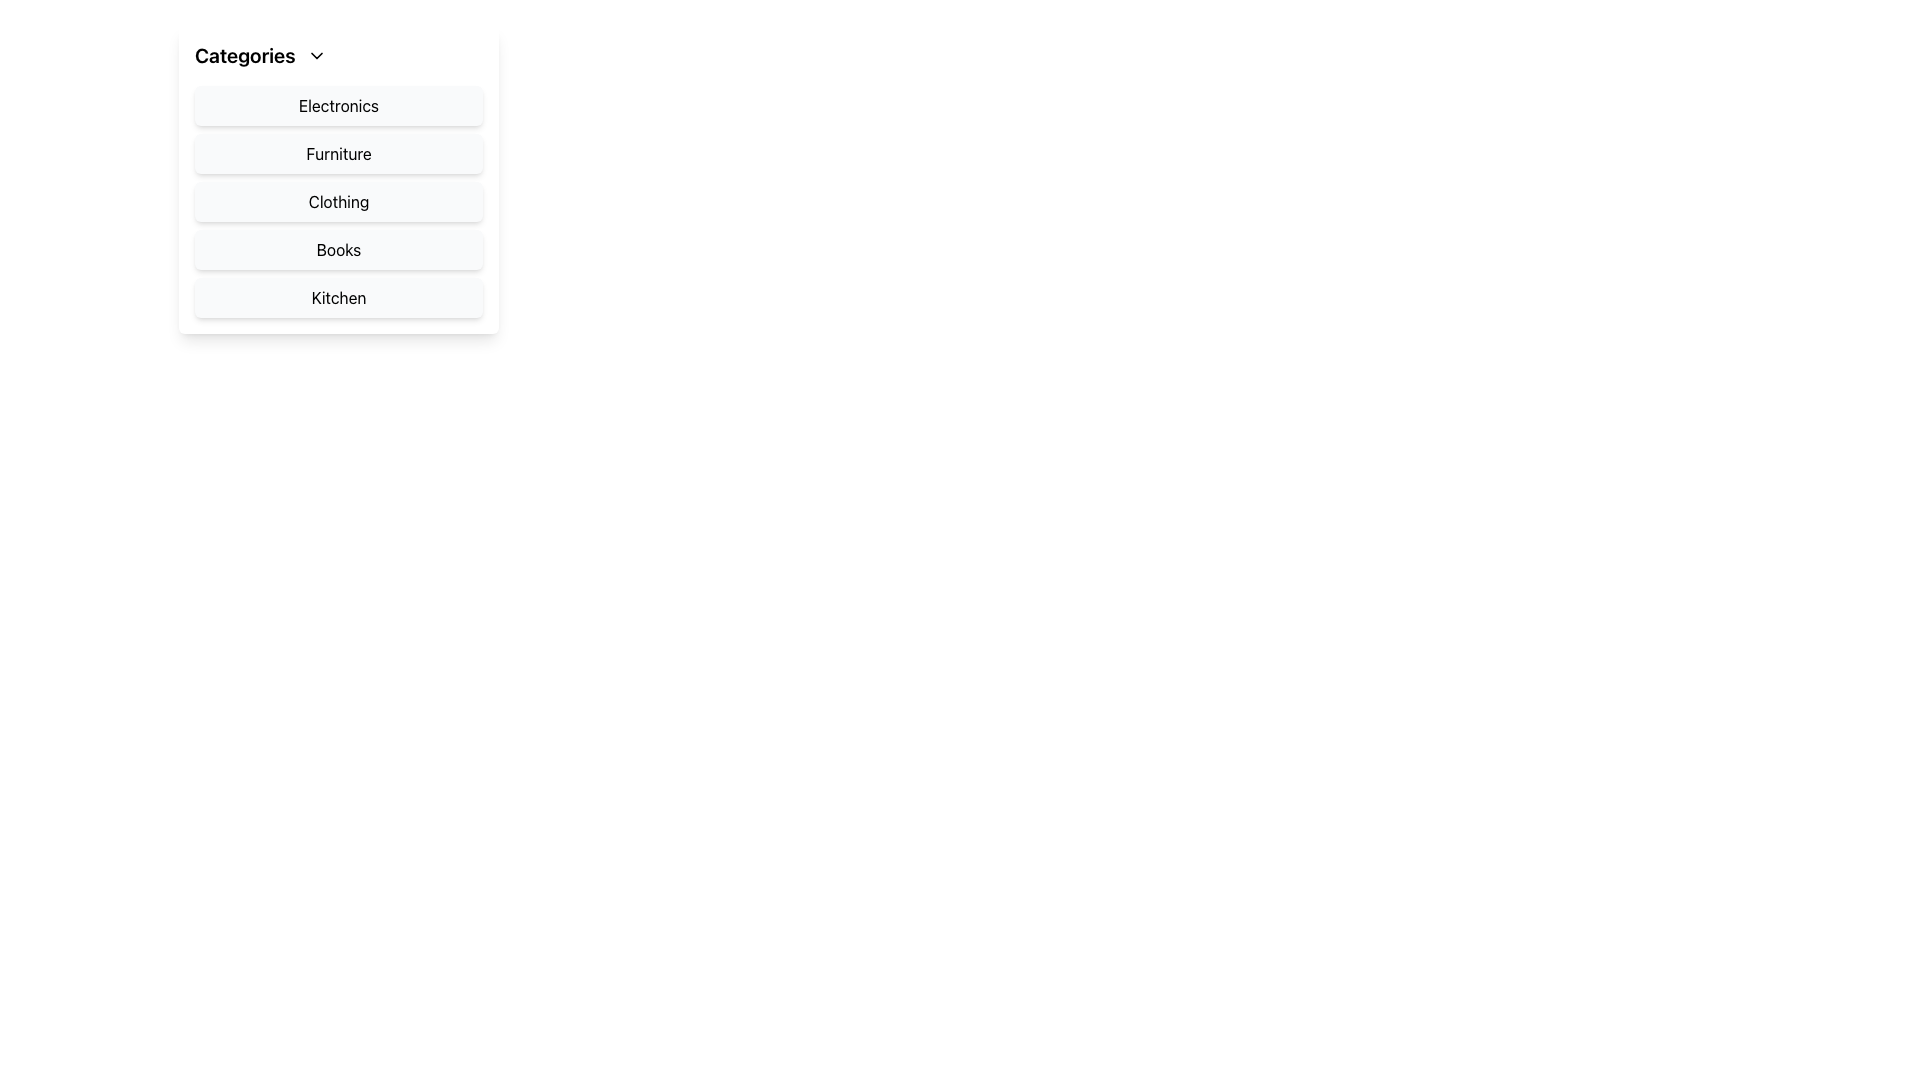  What do you see at coordinates (339, 180) in the screenshot?
I see `the 'Clothing' category in the list of categories, which is the third option below 'Furniture' and above 'Books'` at bounding box center [339, 180].